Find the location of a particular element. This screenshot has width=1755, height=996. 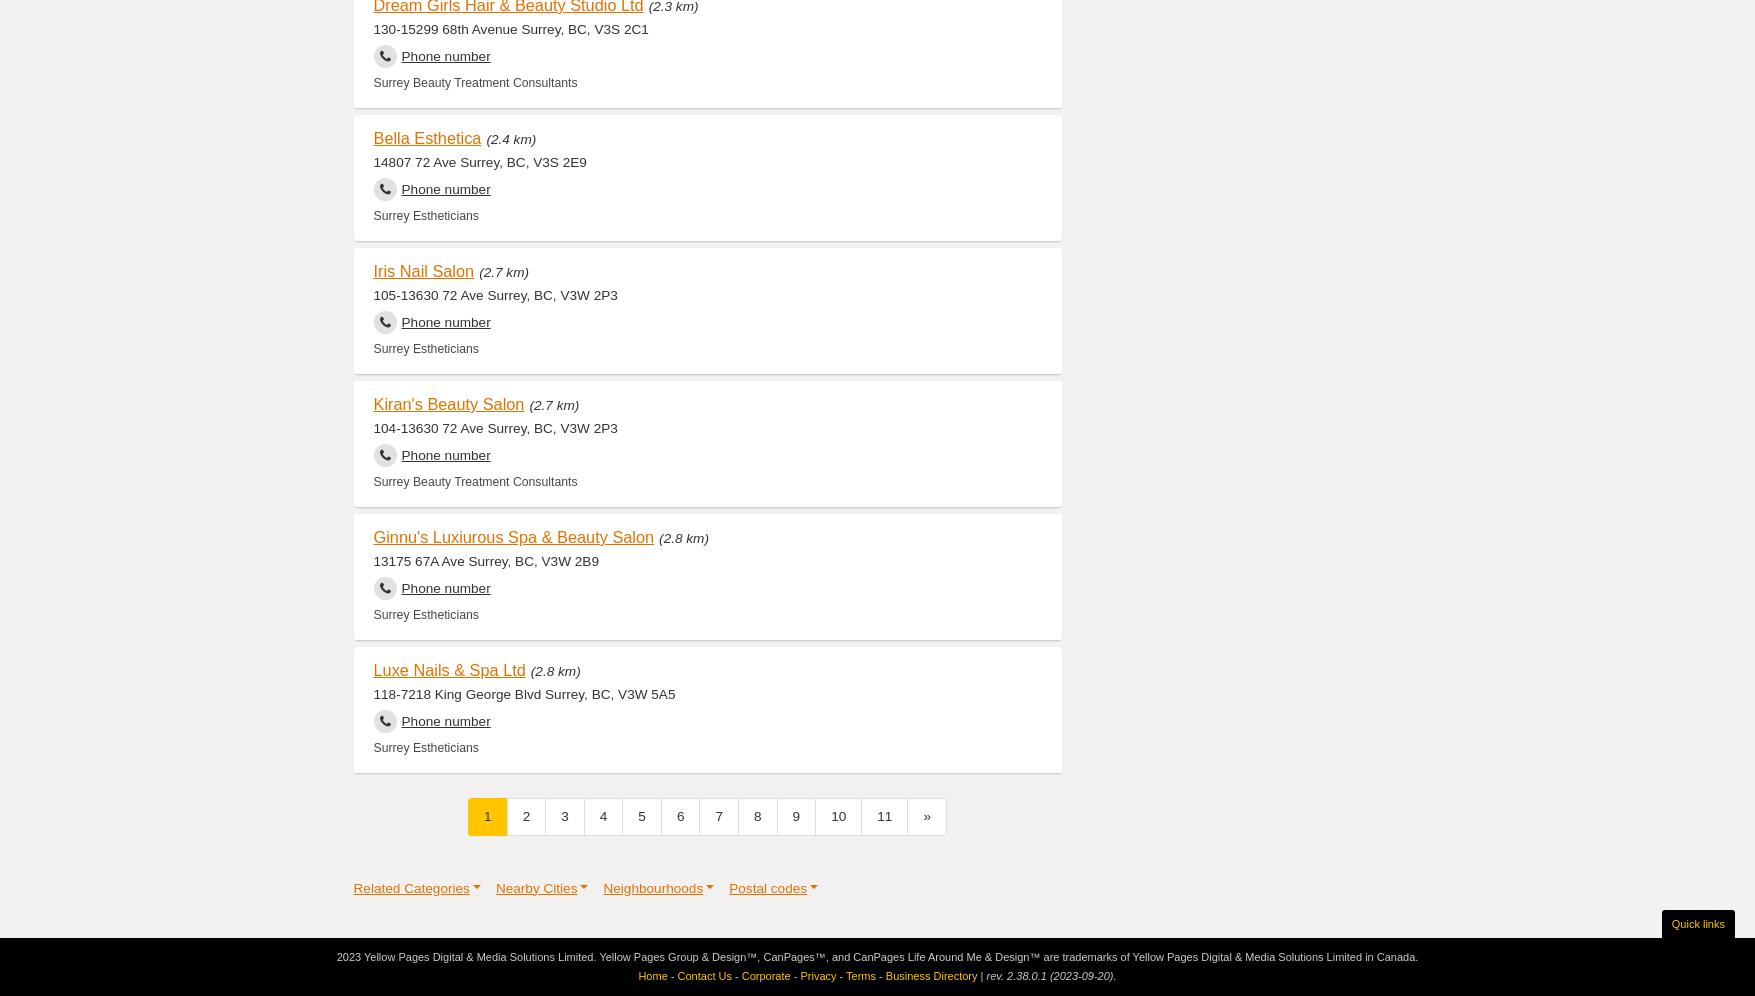

'118-7218 King George Blvd Surrey, BC, V3W 5A5' is located at coordinates (523, 693).